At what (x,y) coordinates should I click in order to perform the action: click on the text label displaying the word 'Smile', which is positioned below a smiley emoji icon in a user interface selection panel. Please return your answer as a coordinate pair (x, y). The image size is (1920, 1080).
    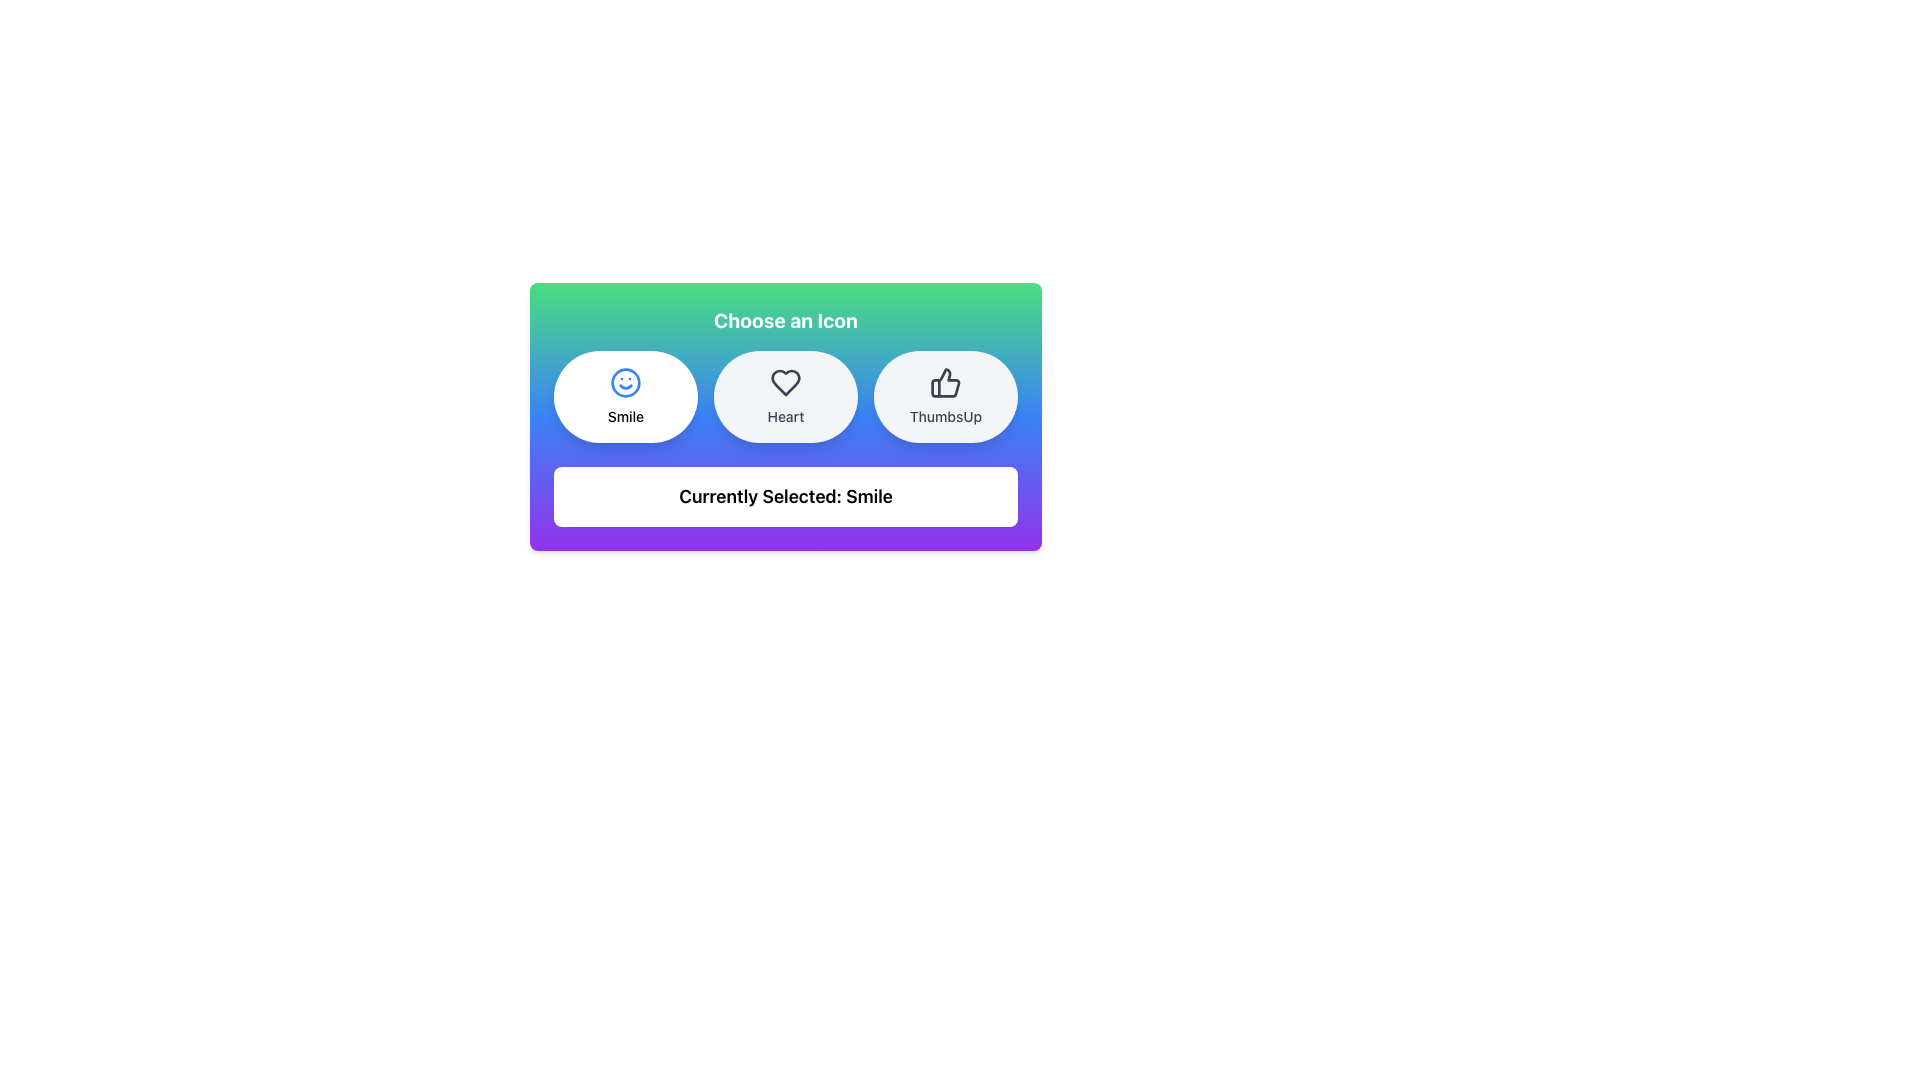
    Looking at the image, I should click on (624, 415).